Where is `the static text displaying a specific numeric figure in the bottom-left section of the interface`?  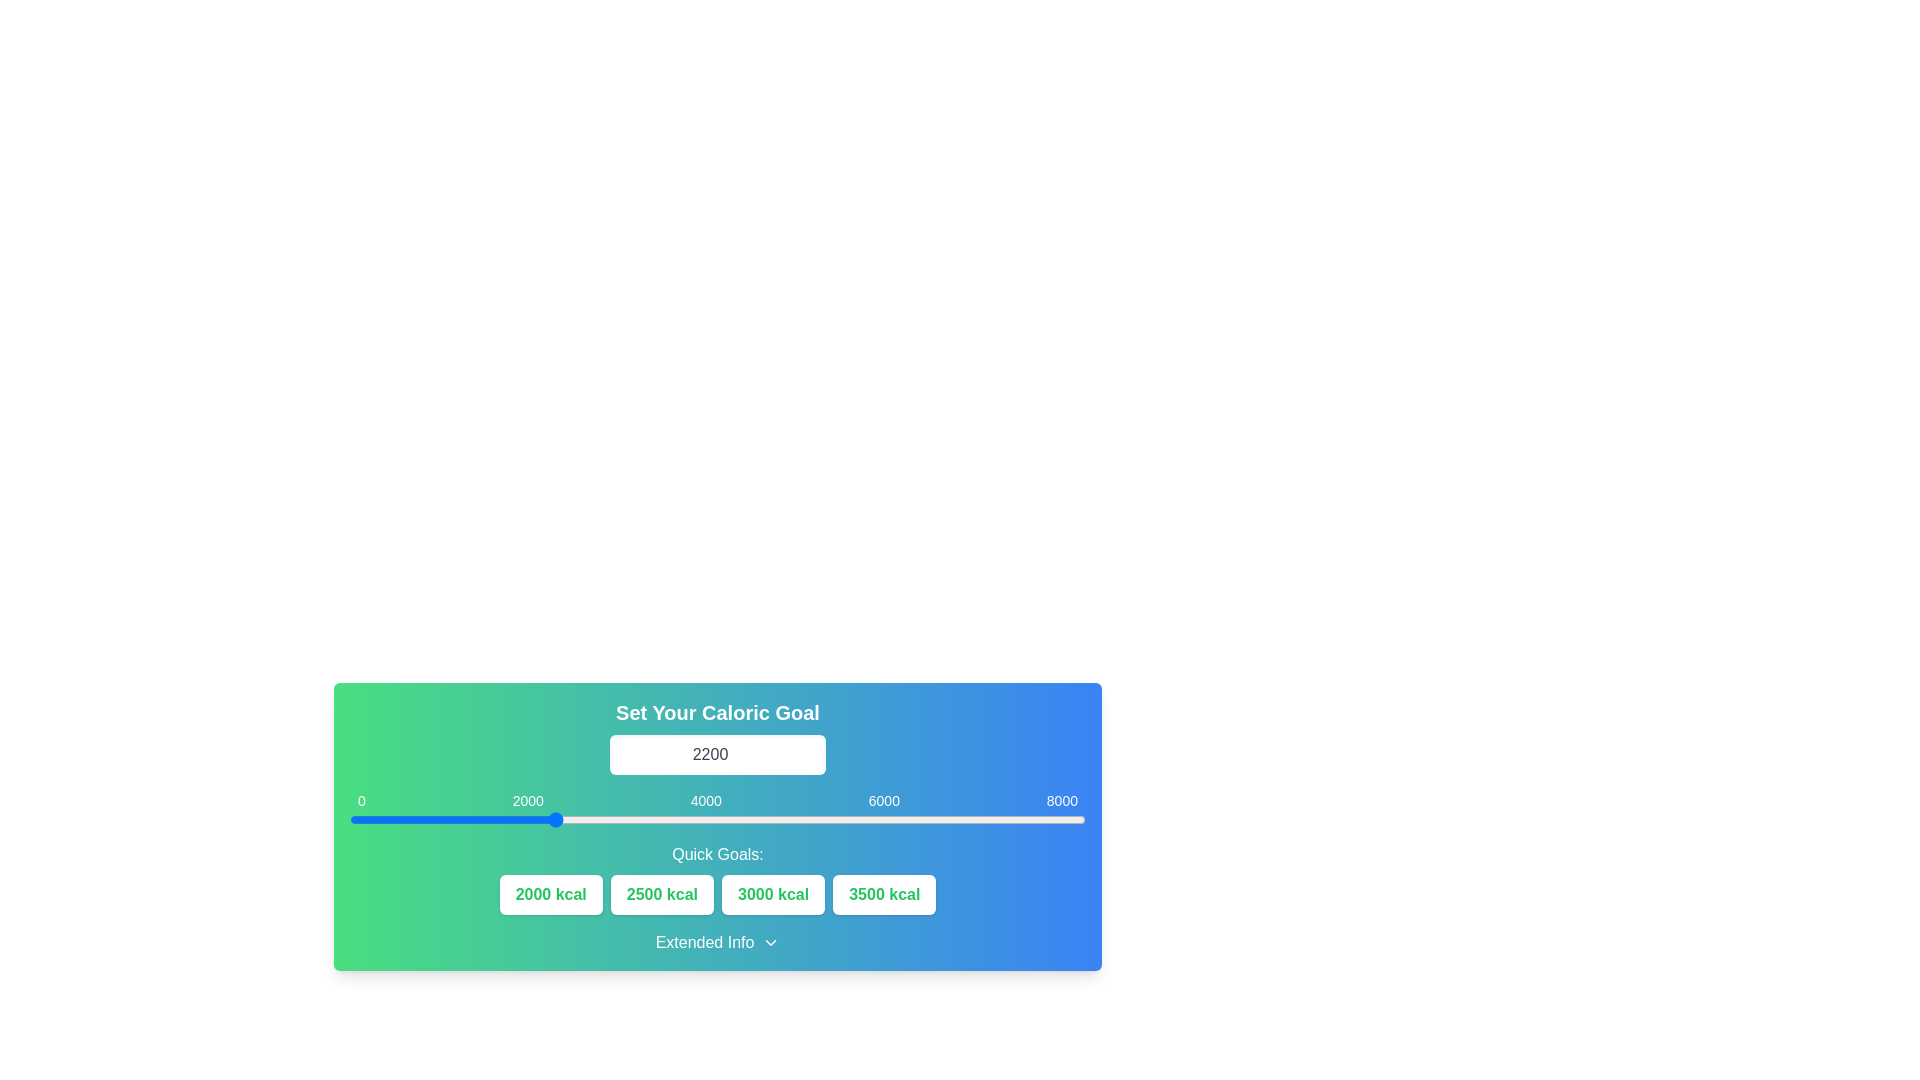
the static text displaying a specific numeric figure in the bottom-left section of the interface is located at coordinates (361, 800).